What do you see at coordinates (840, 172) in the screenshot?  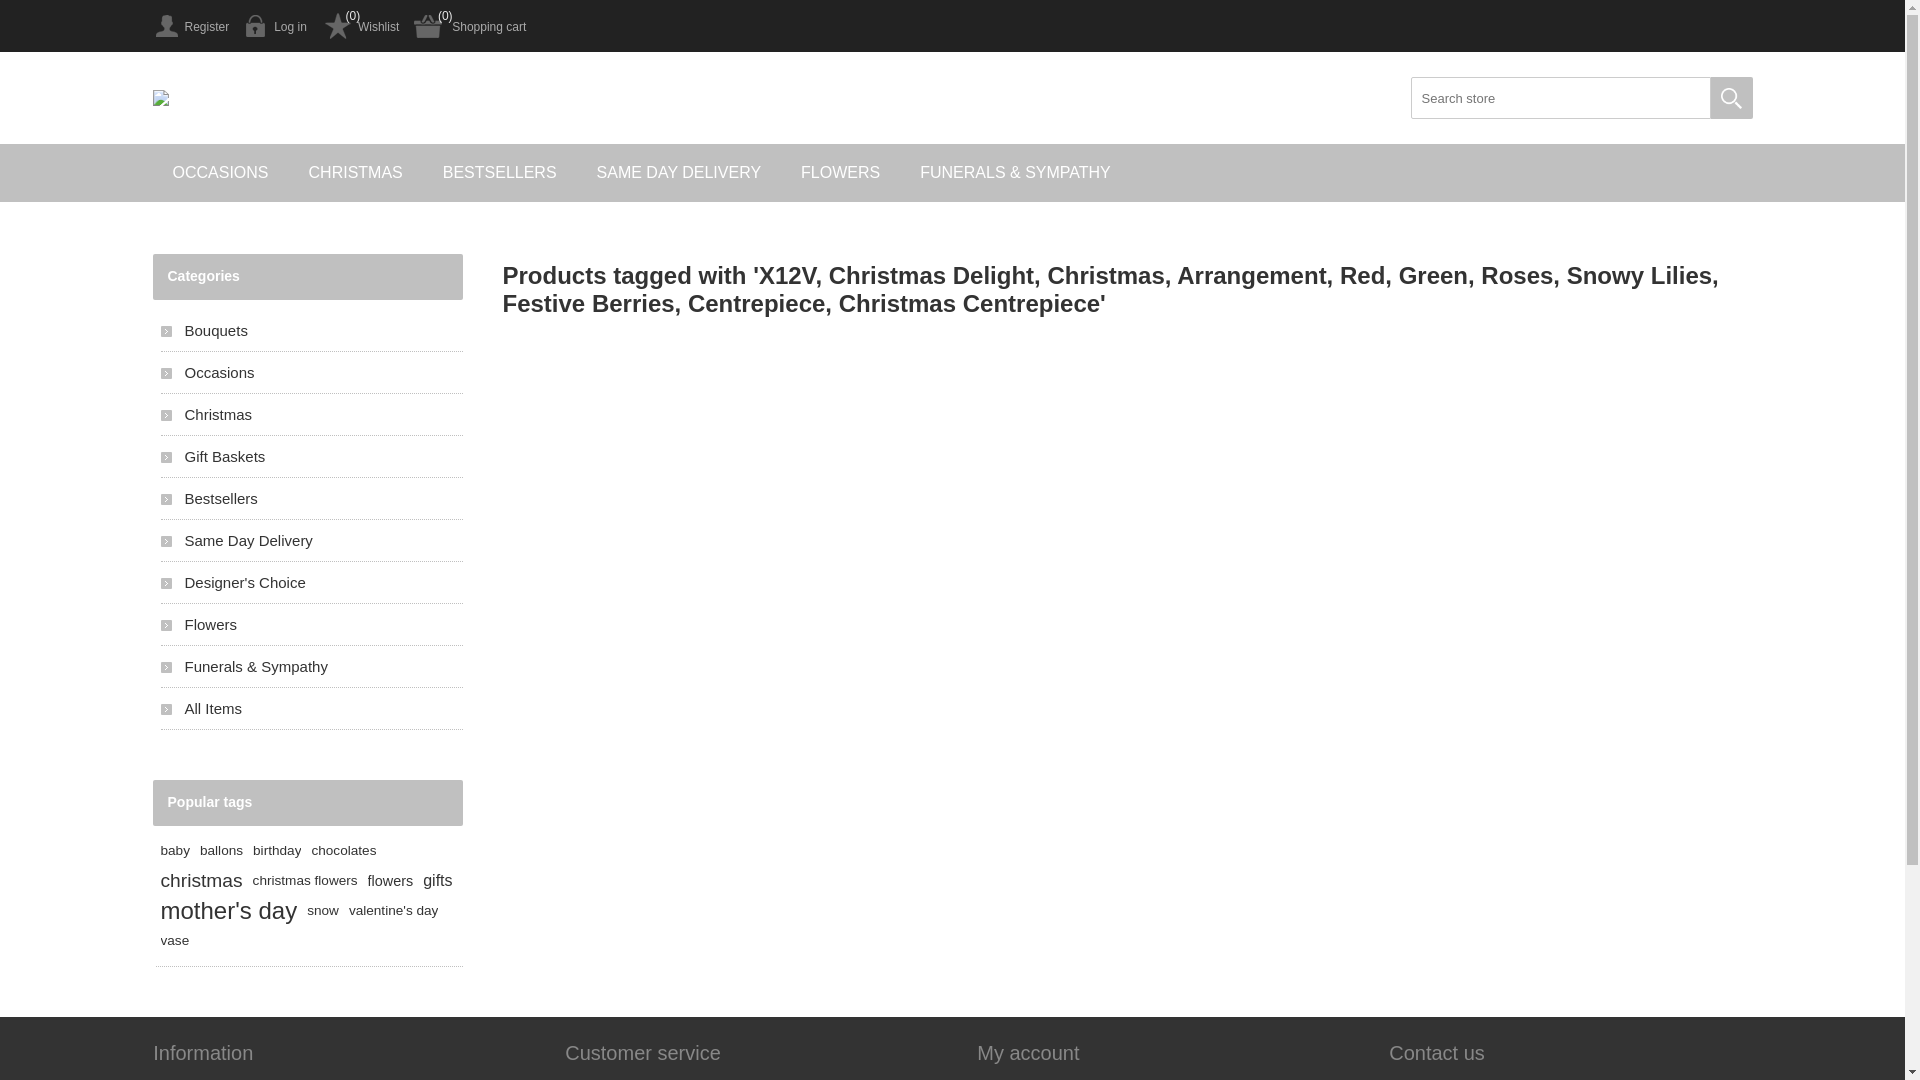 I see `'FLOWERS'` at bounding box center [840, 172].